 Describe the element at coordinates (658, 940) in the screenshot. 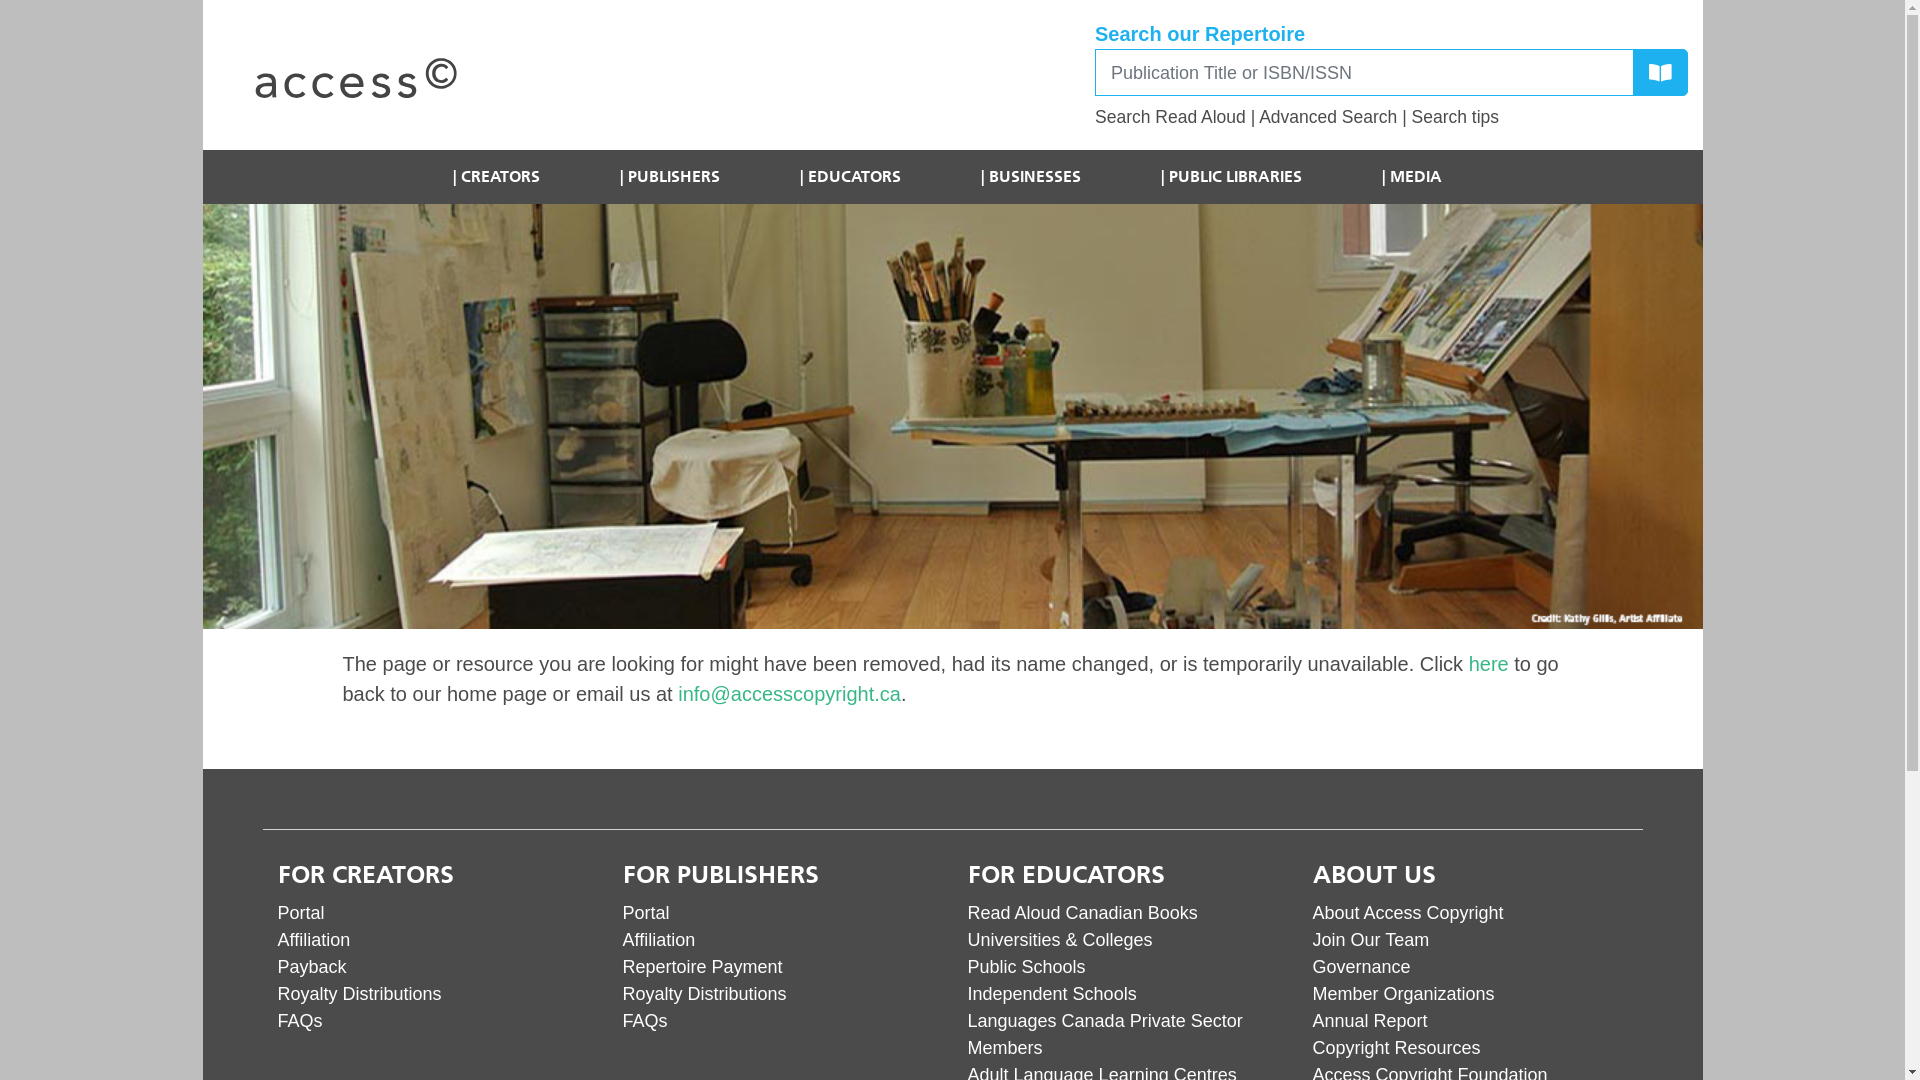

I see `'Affiliation'` at that location.